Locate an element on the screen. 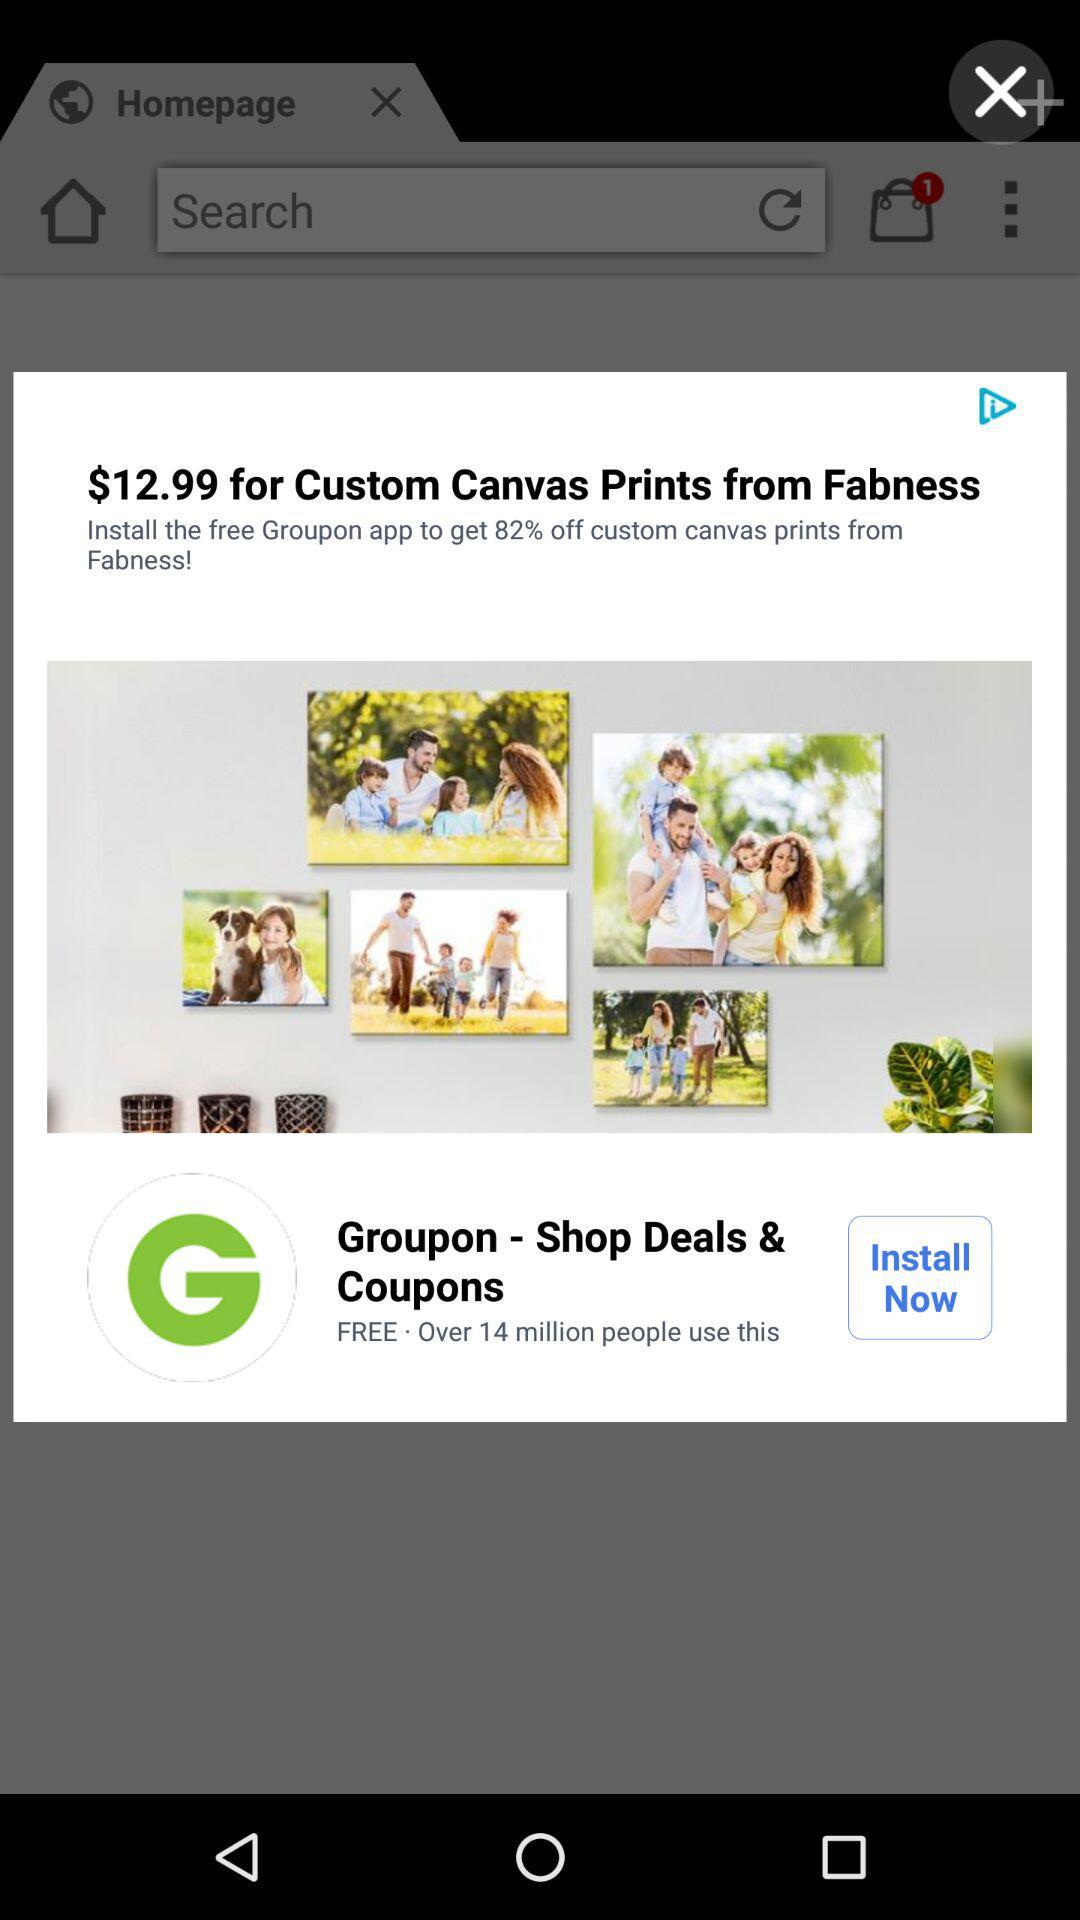 The height and width of the screenshot is (1920, 1080). screen option is located at coordinates (1001, 91).